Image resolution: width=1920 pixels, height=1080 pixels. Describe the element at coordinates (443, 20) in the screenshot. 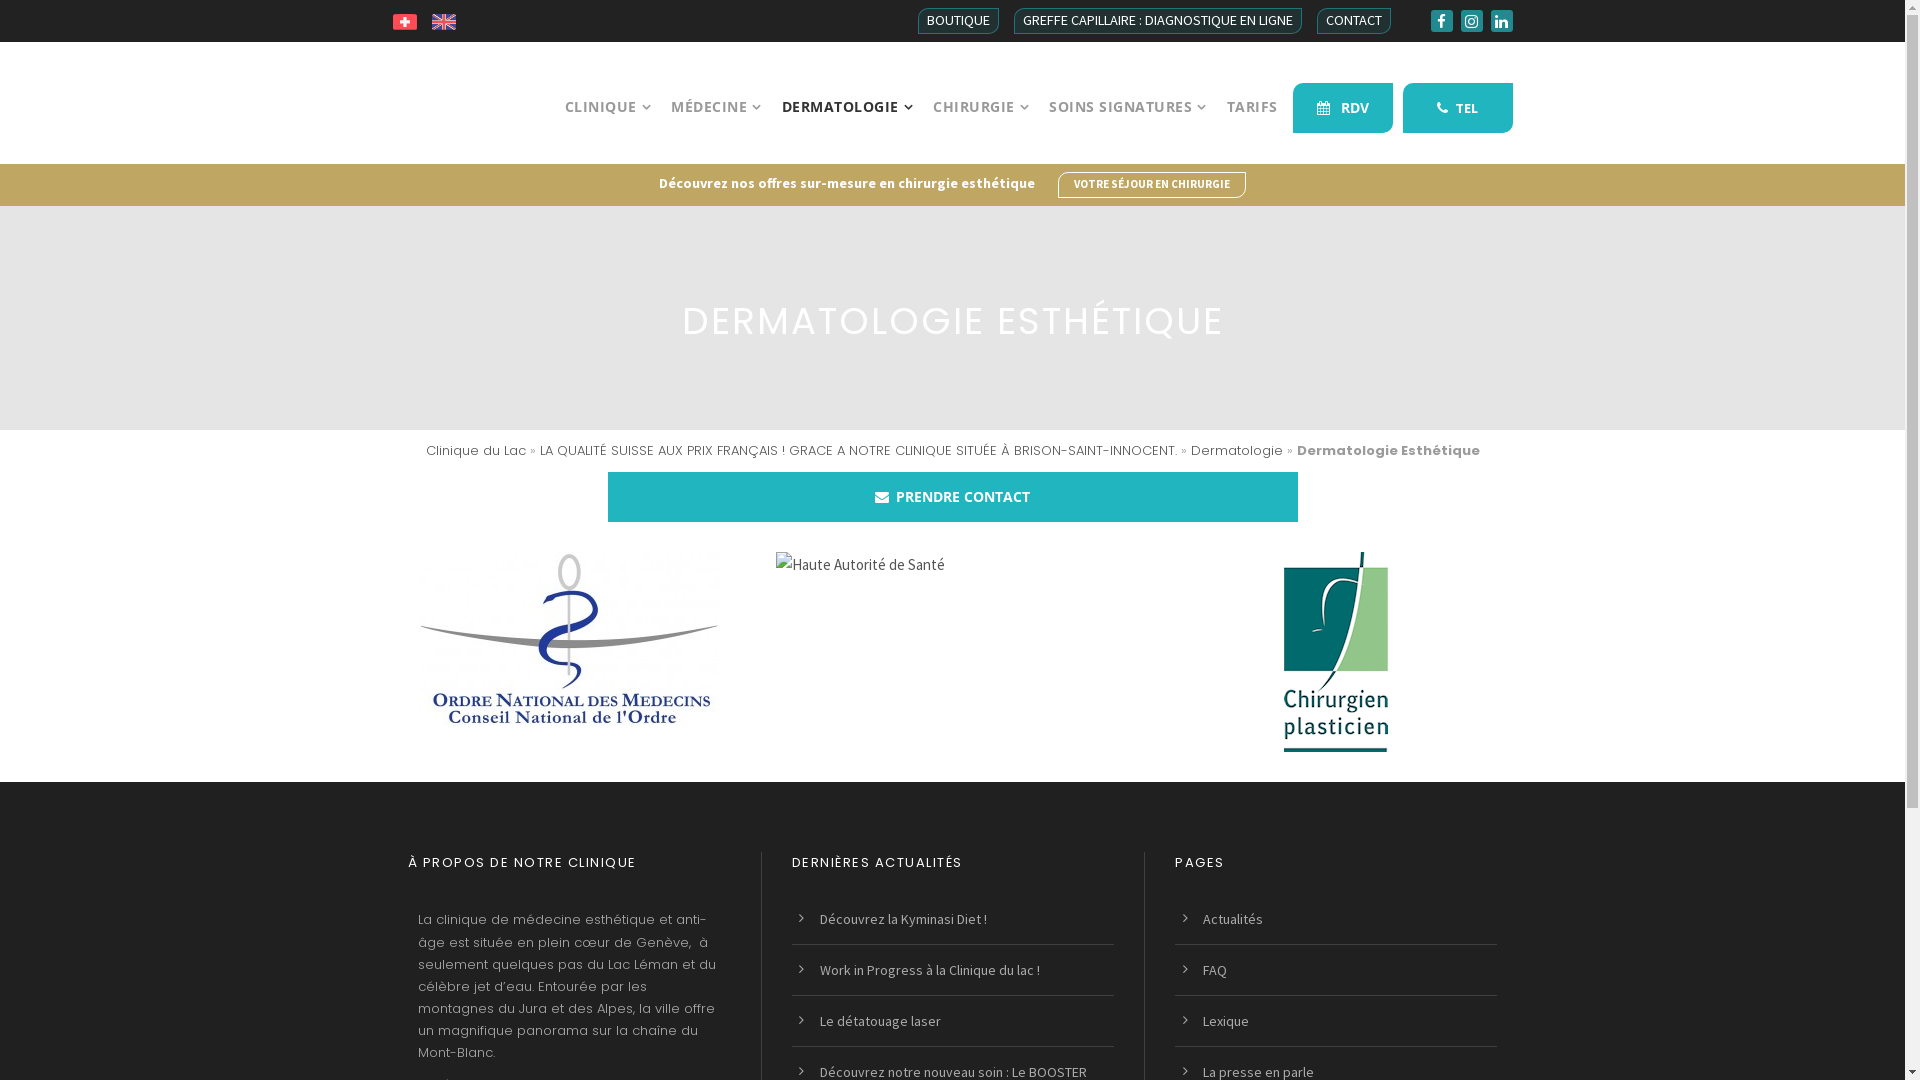

I see `'English'` at that location.